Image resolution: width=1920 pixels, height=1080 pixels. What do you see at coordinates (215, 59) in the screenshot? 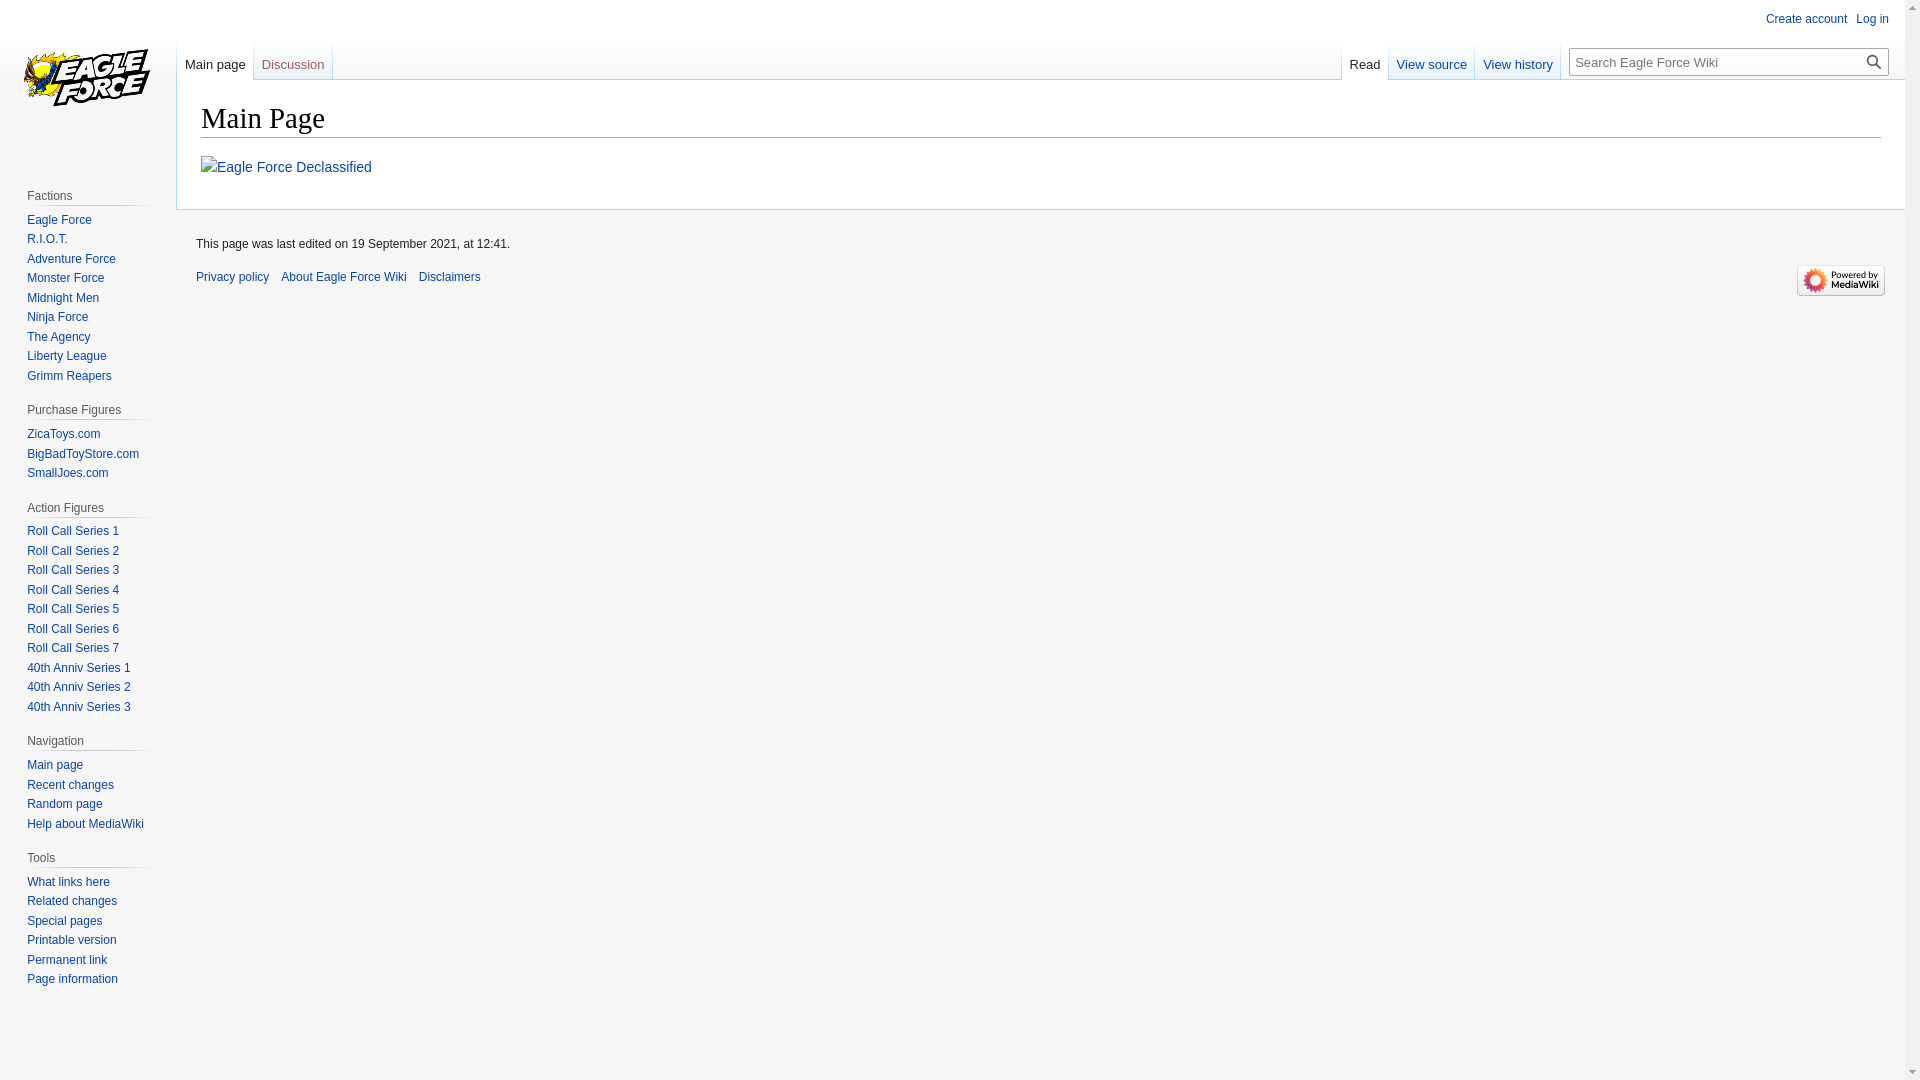
I see `'Main page'` at bounding box center [215, 59].